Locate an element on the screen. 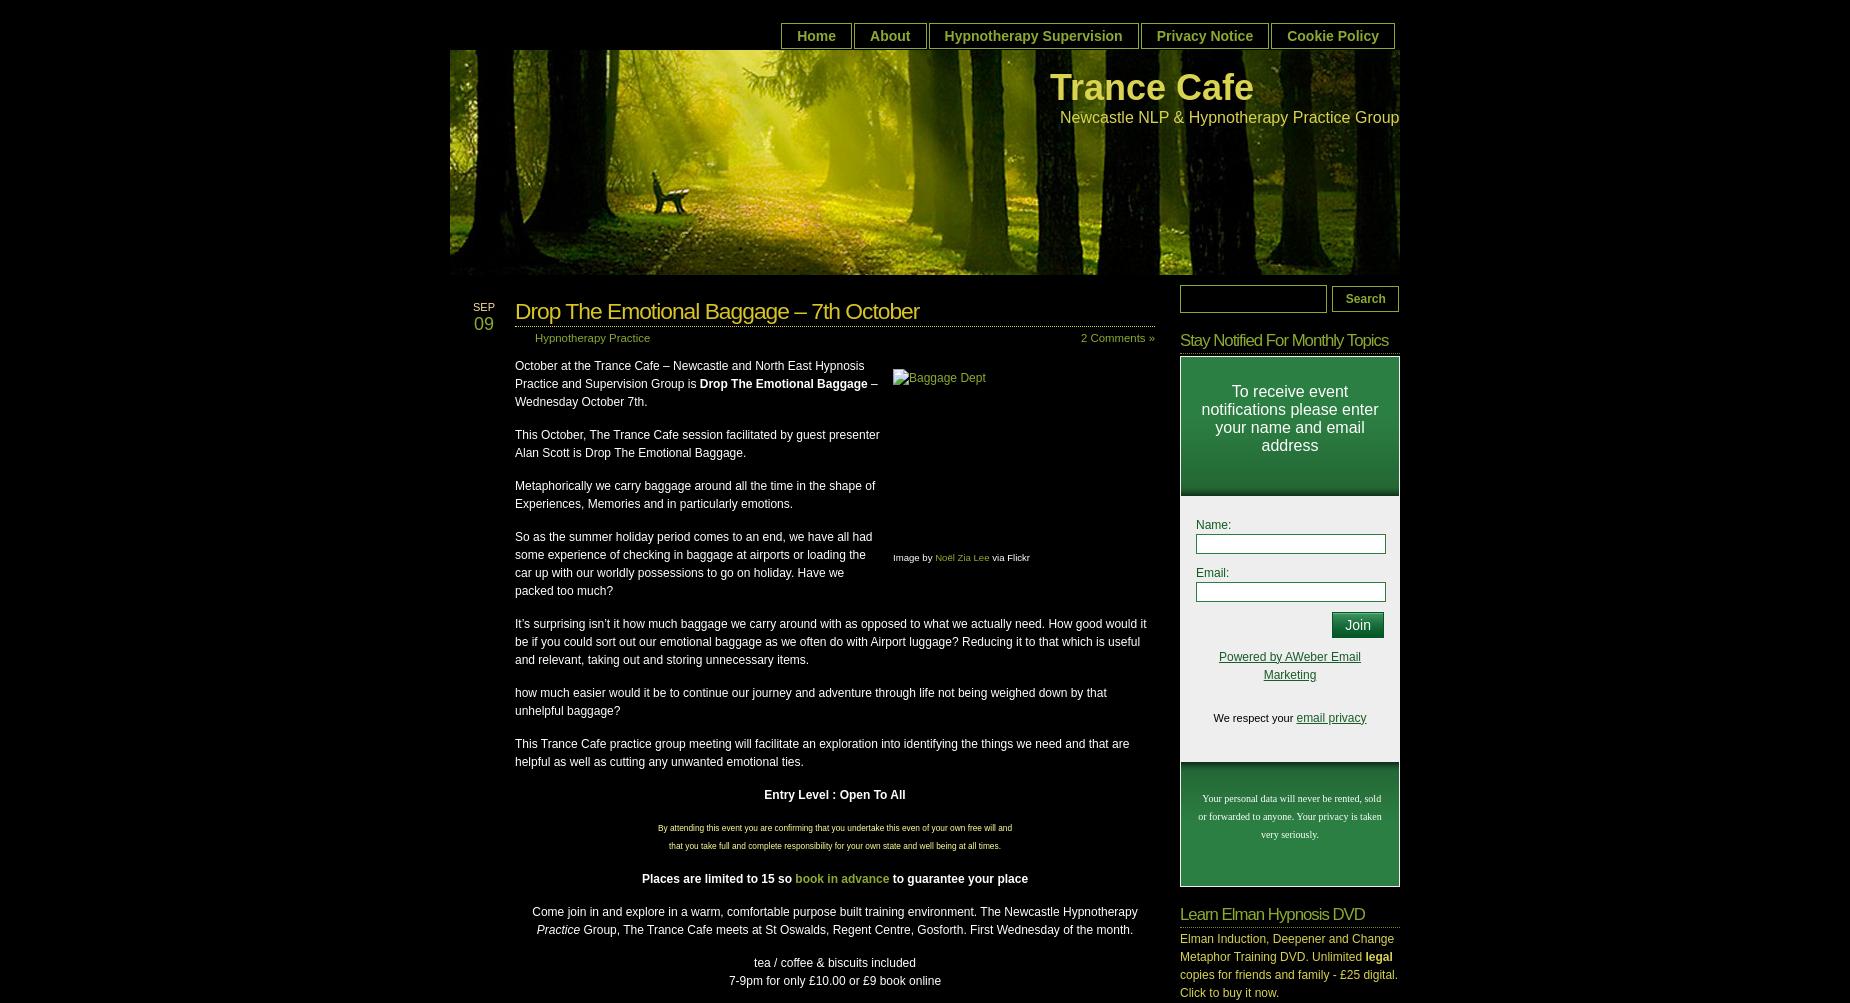 The height and width of the screenshot is (1003, 1850). 'Image by' is located at coordinates (914, 555).